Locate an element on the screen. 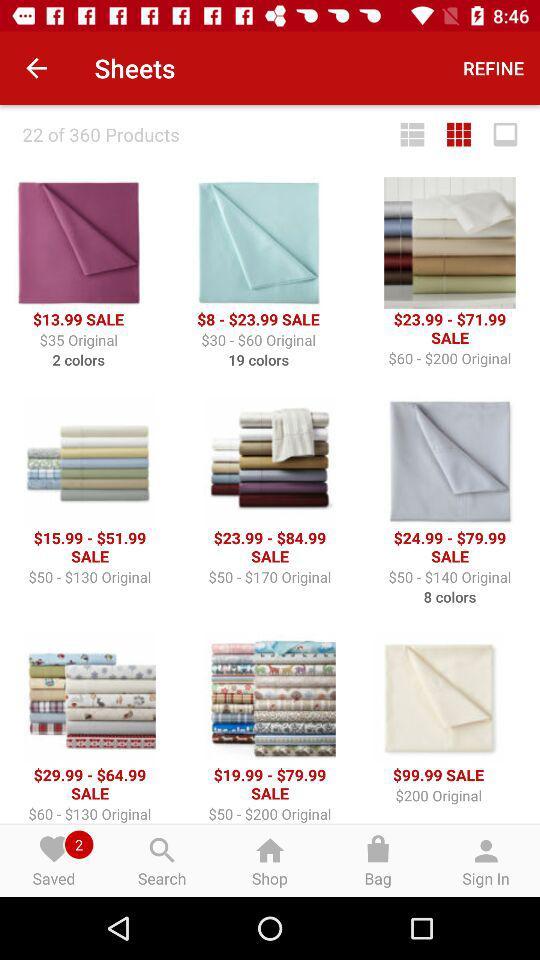  the icon next to 22 of 360 icon is located at coordinates (411, 133).